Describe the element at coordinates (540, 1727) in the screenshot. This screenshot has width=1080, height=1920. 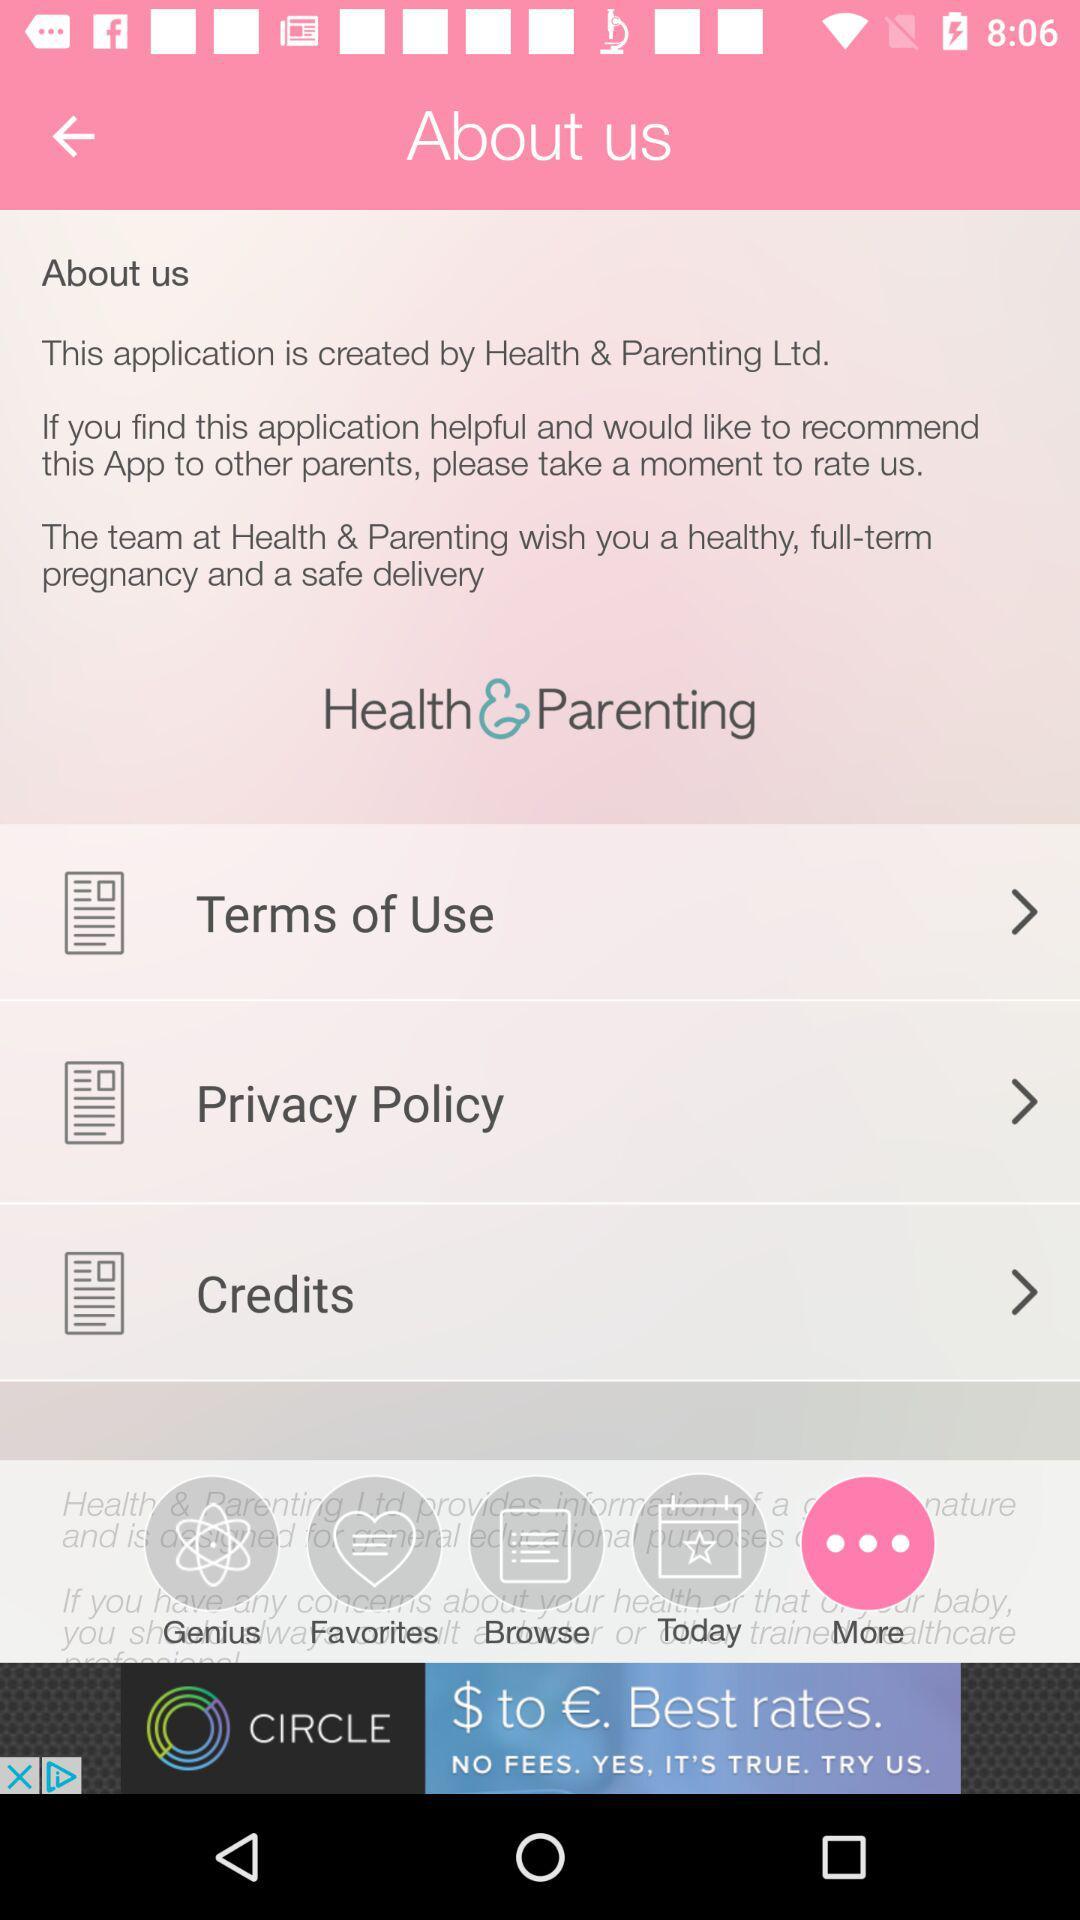
I see `advertisement` at that location.